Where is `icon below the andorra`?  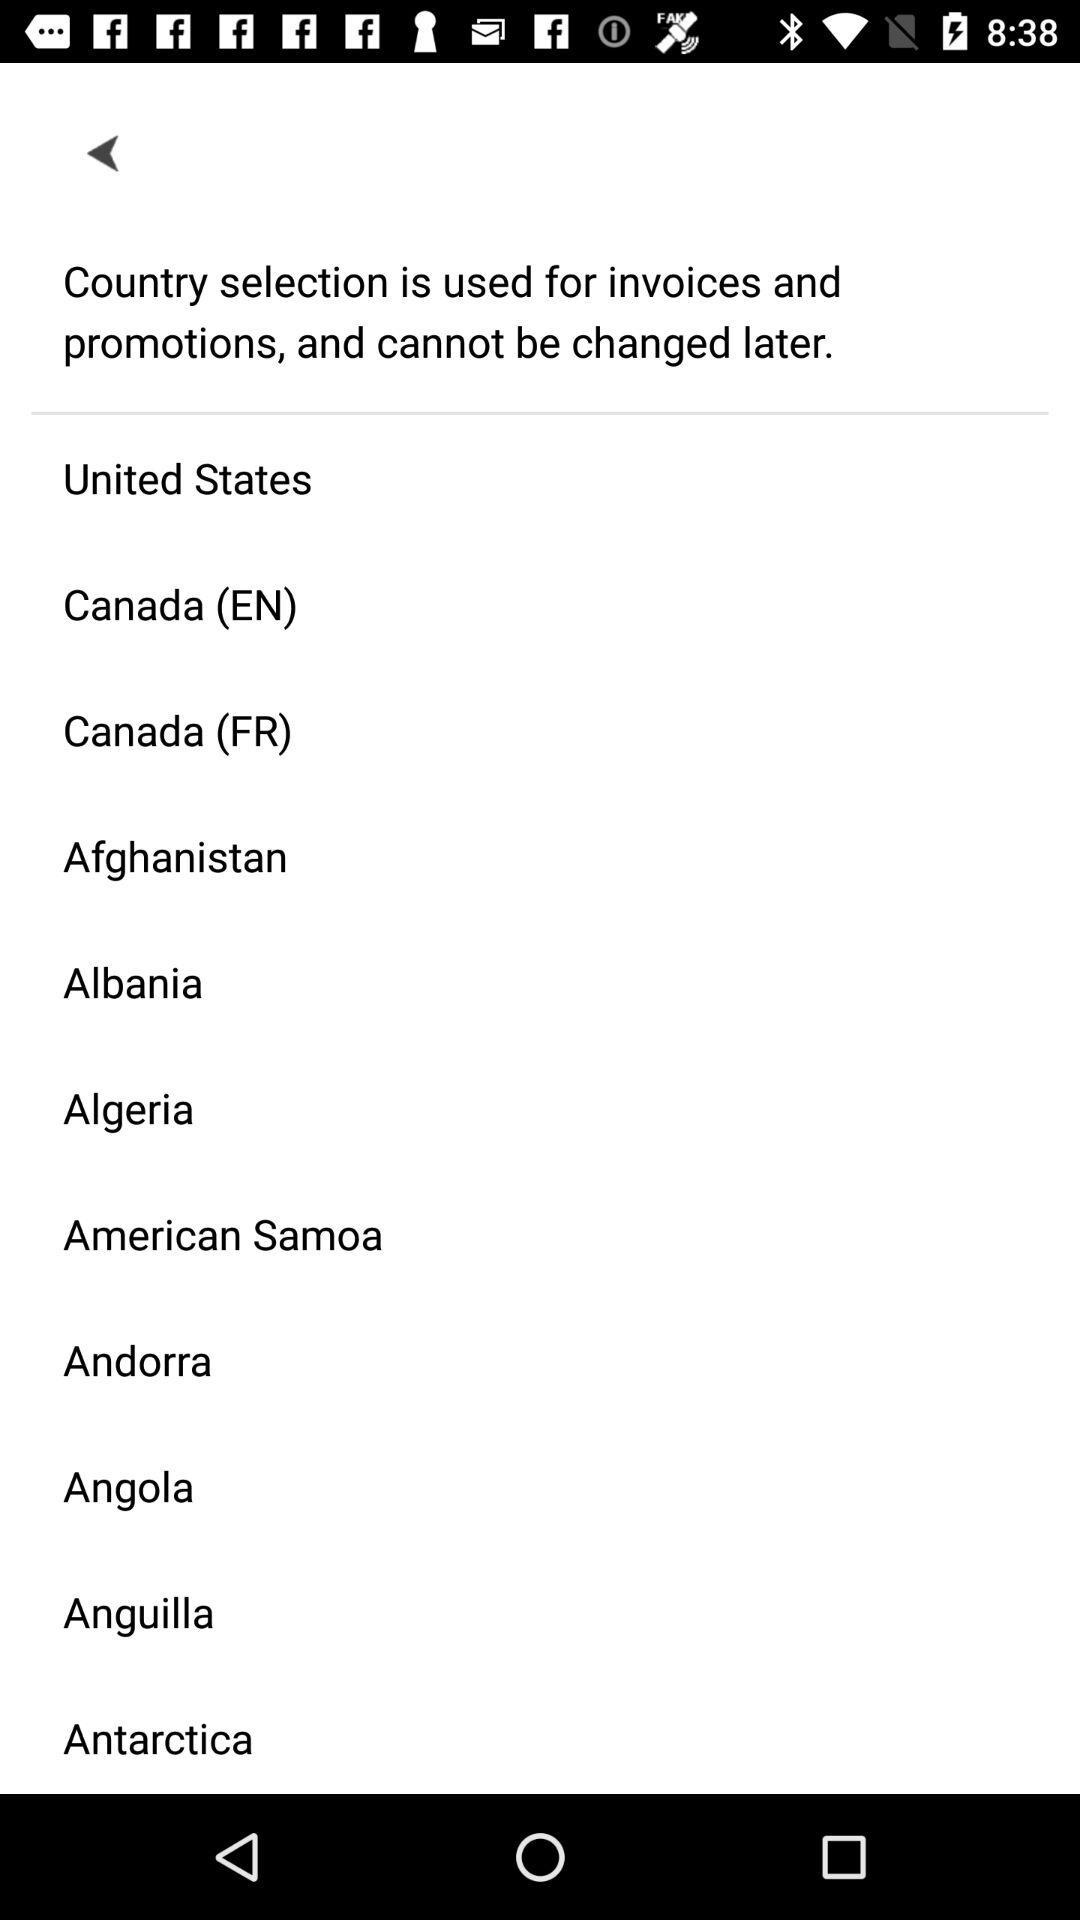 icon below the andorra is located at coordinates (523, 1485).